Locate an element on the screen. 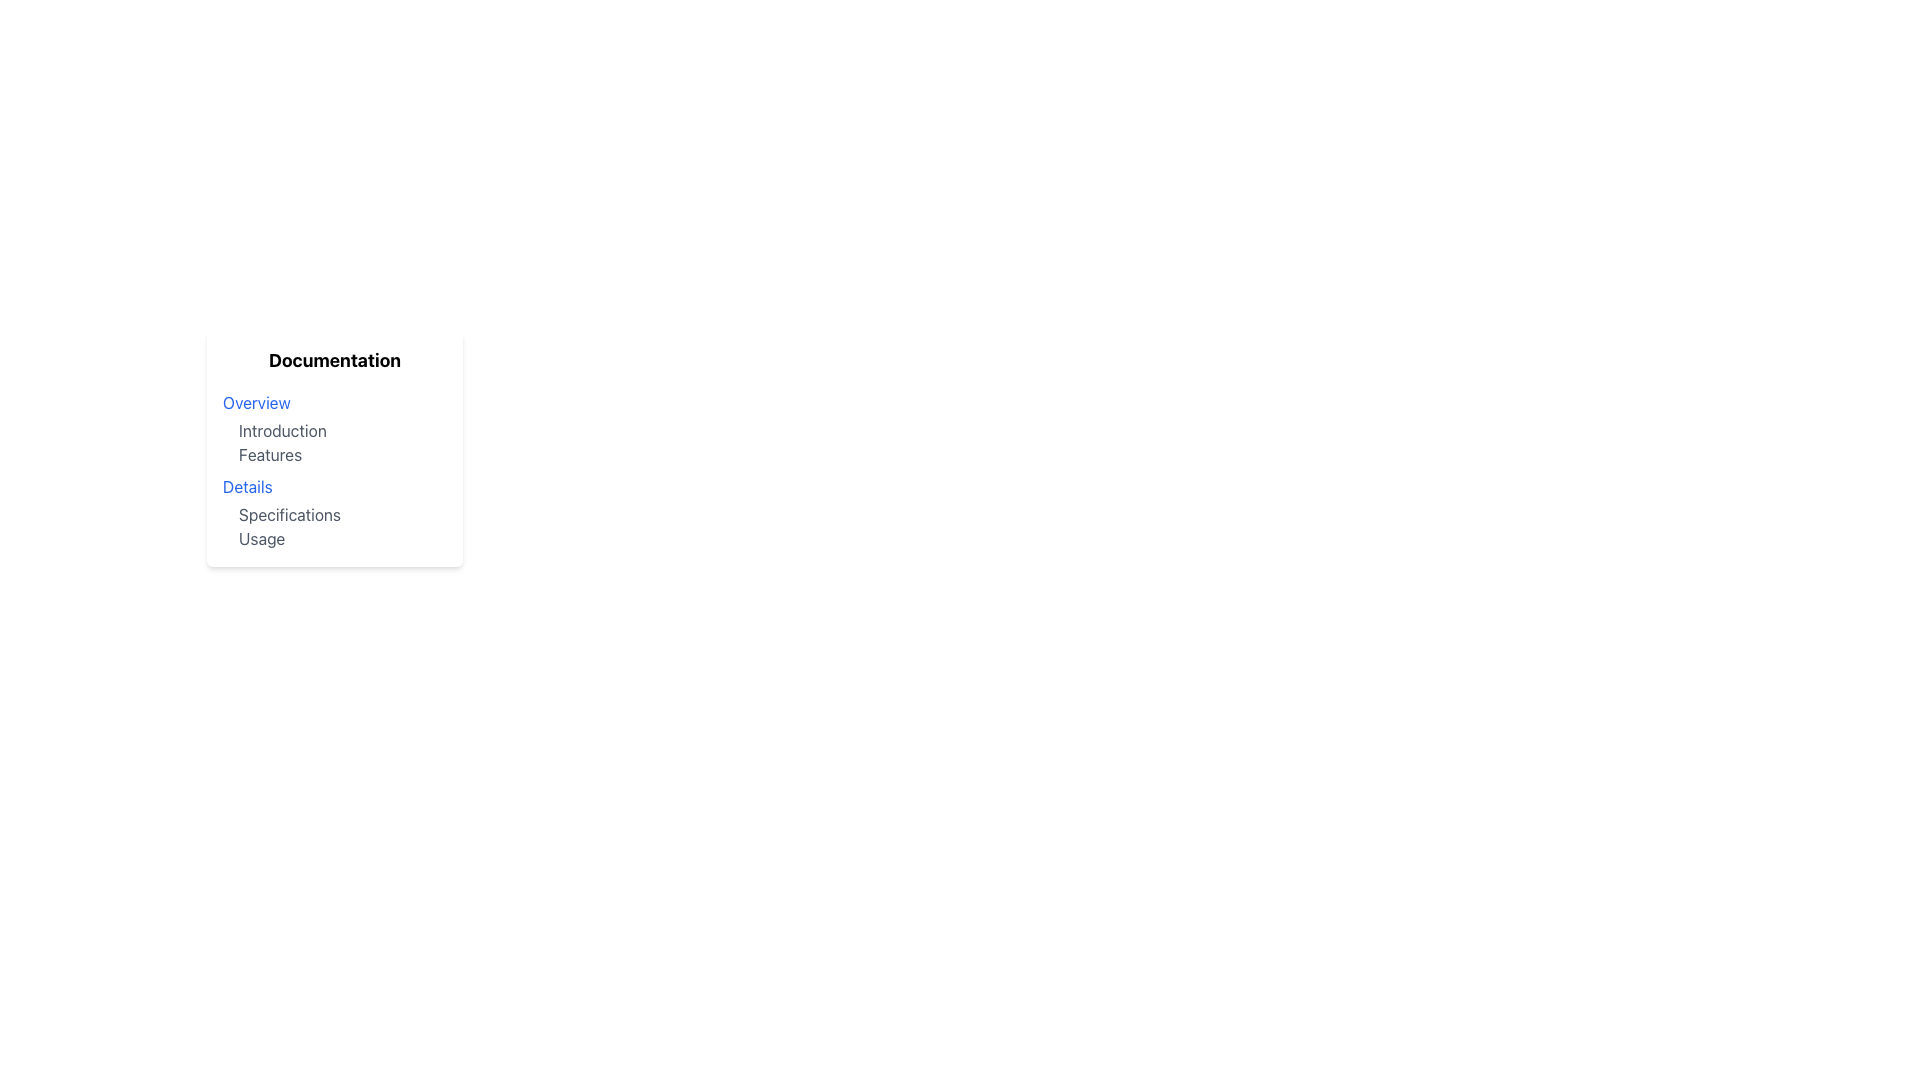  the hyperlink at the bottom of the 'Documentation' section is located at coordinates (261, 538).